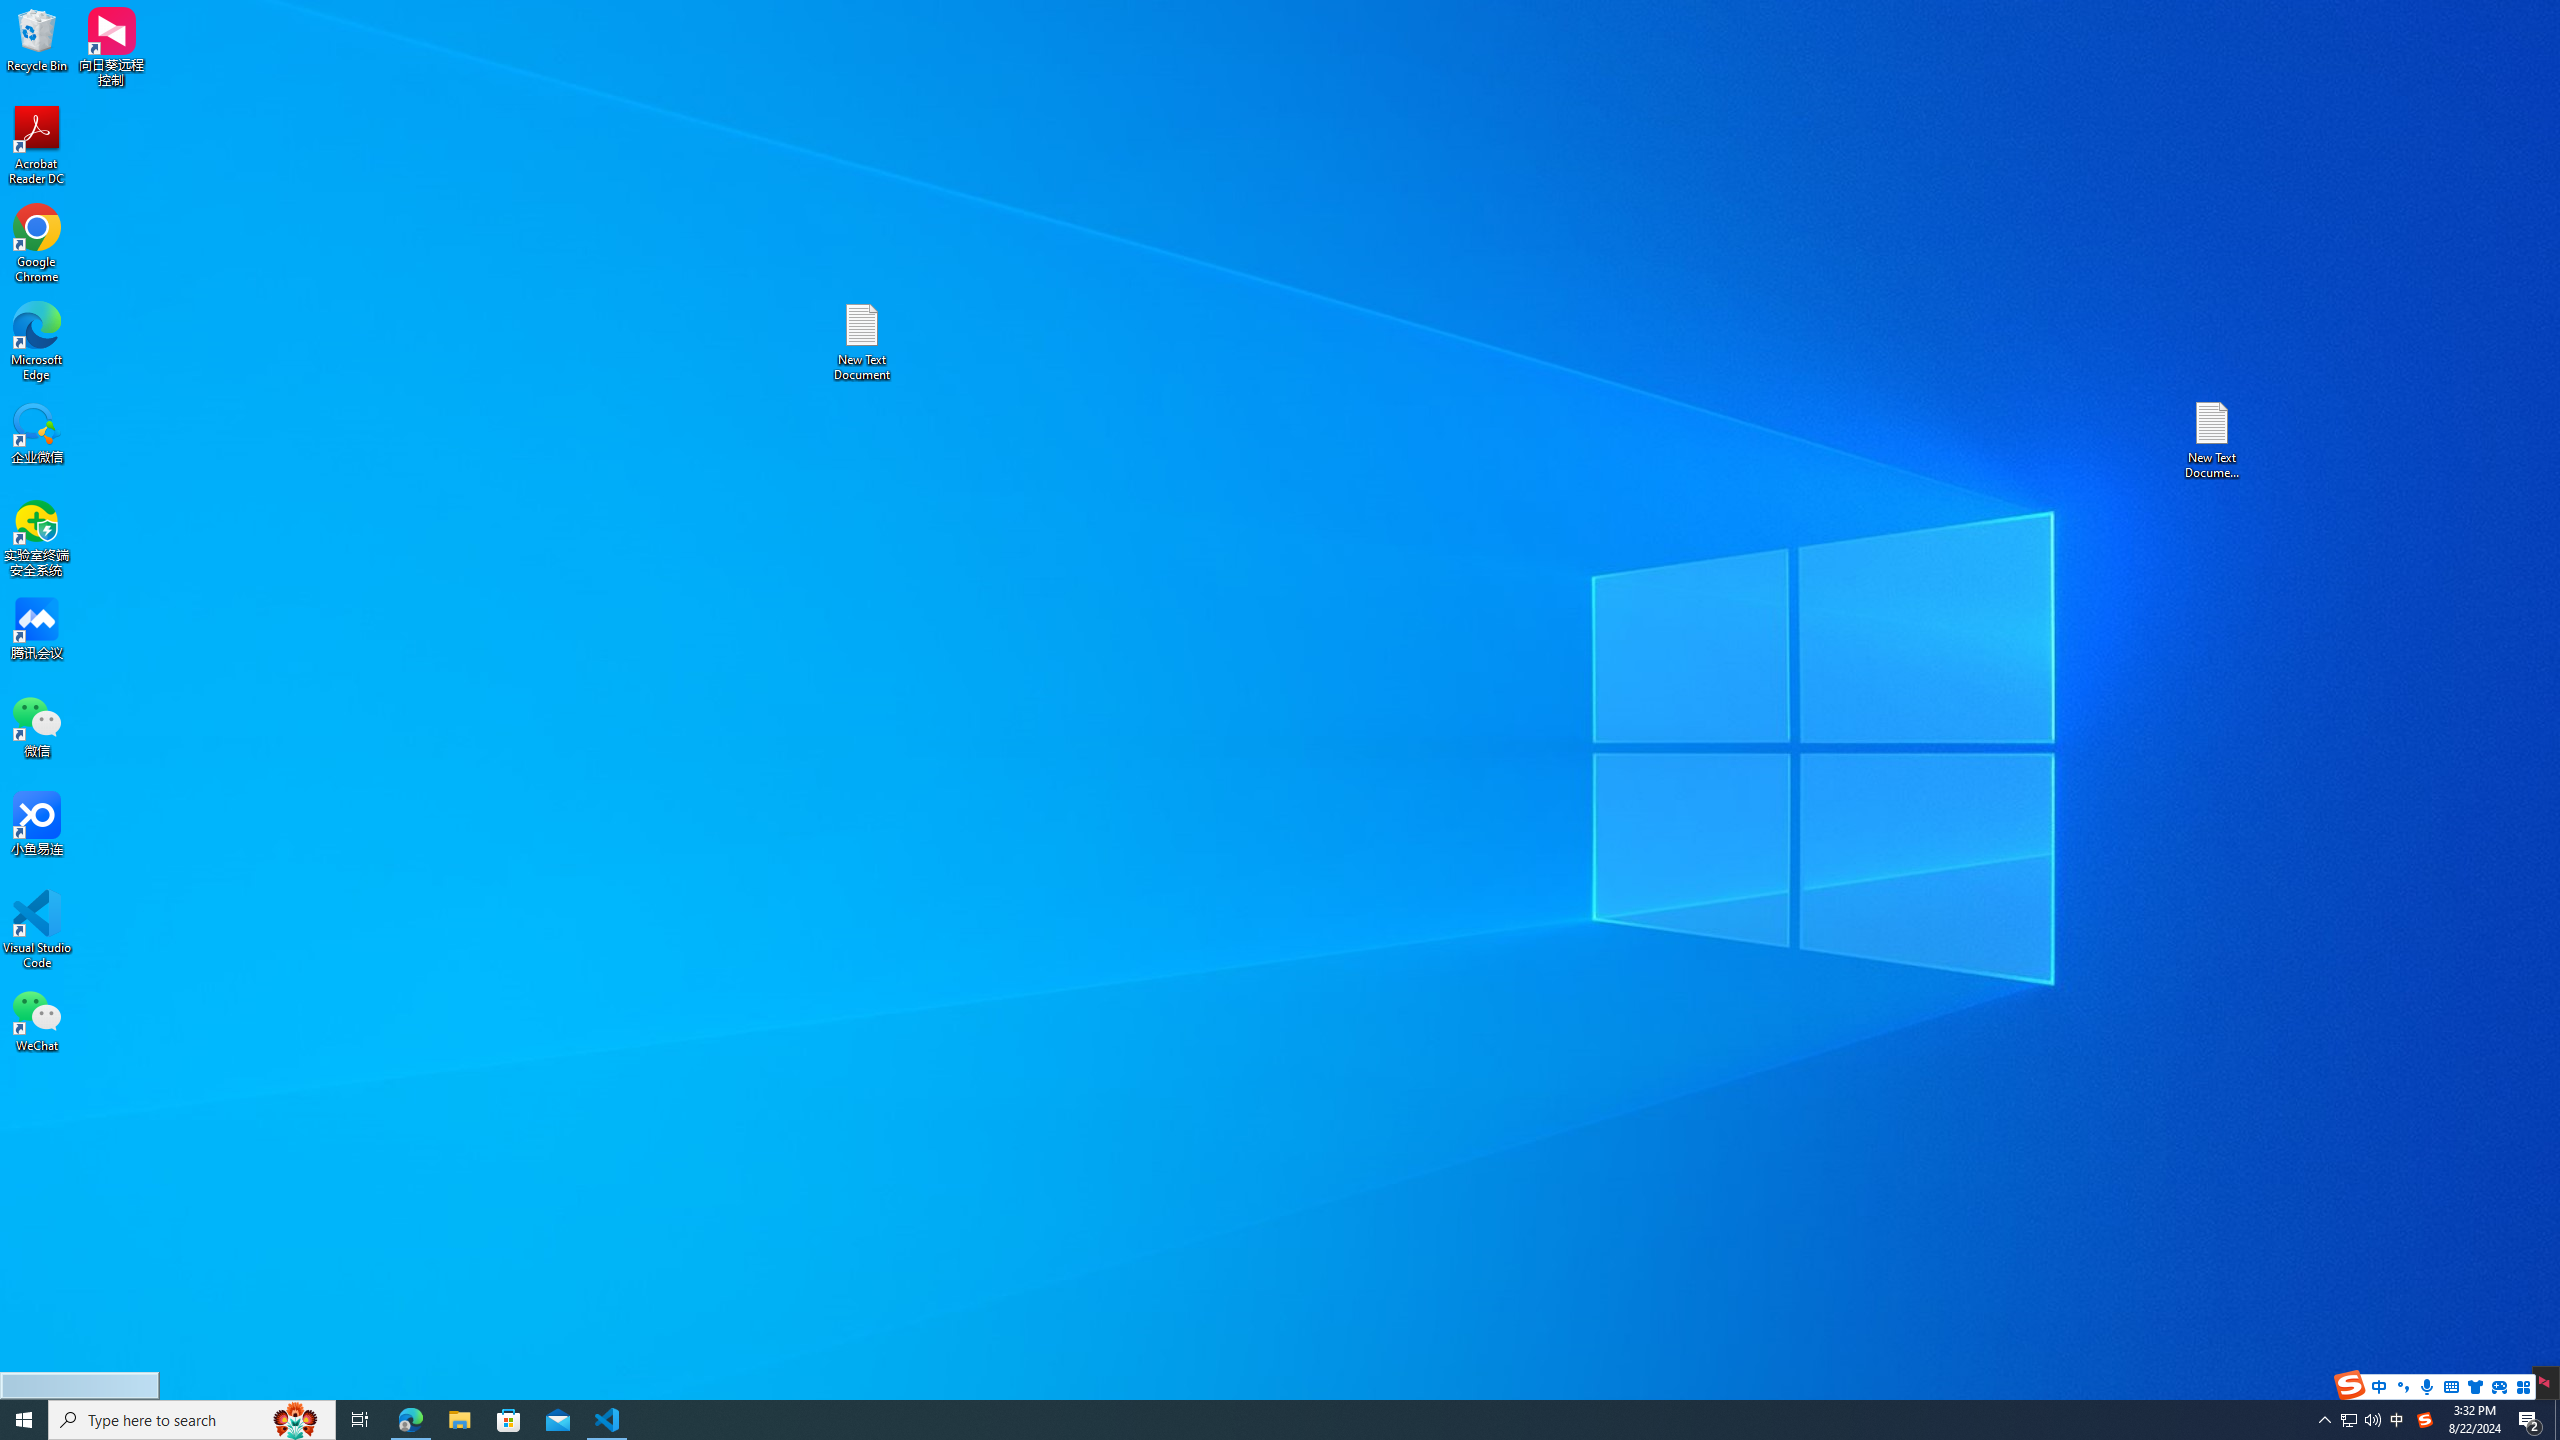  I want to click on 'WeChat', so click(36, 1019).